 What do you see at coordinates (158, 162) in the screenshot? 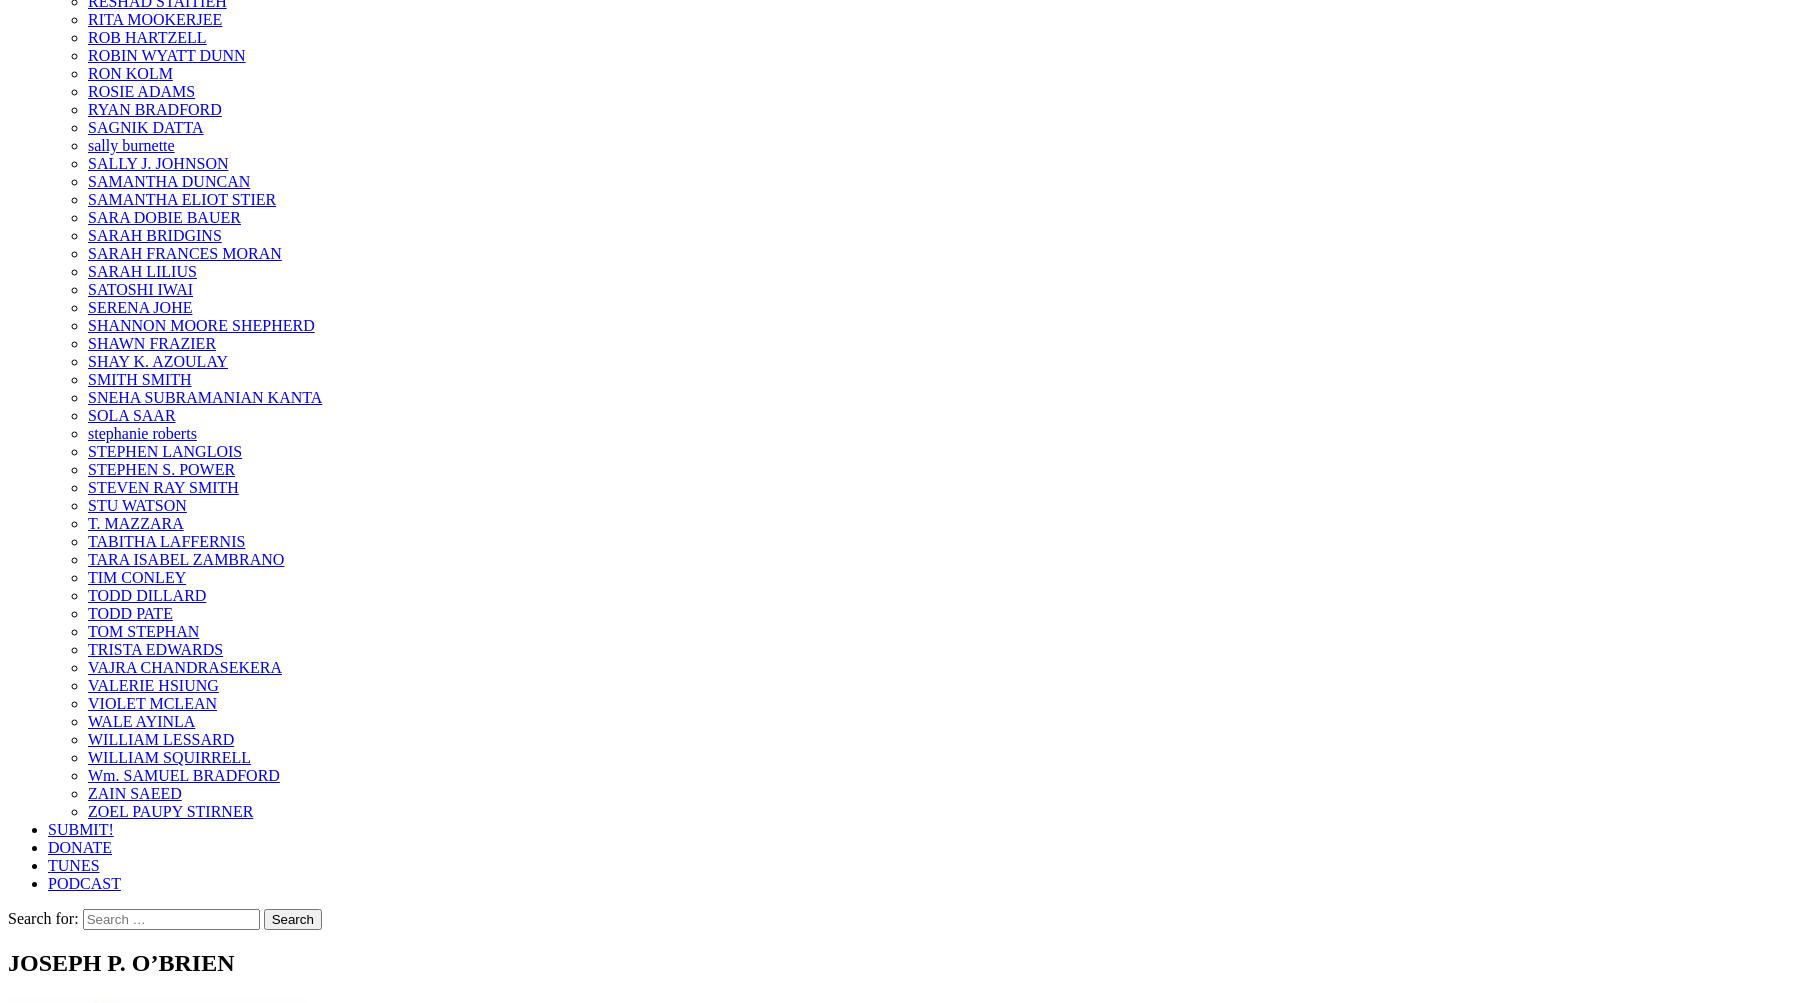
I see `'SALLY J. JOHNSON'` at bounding box center [158, 162].